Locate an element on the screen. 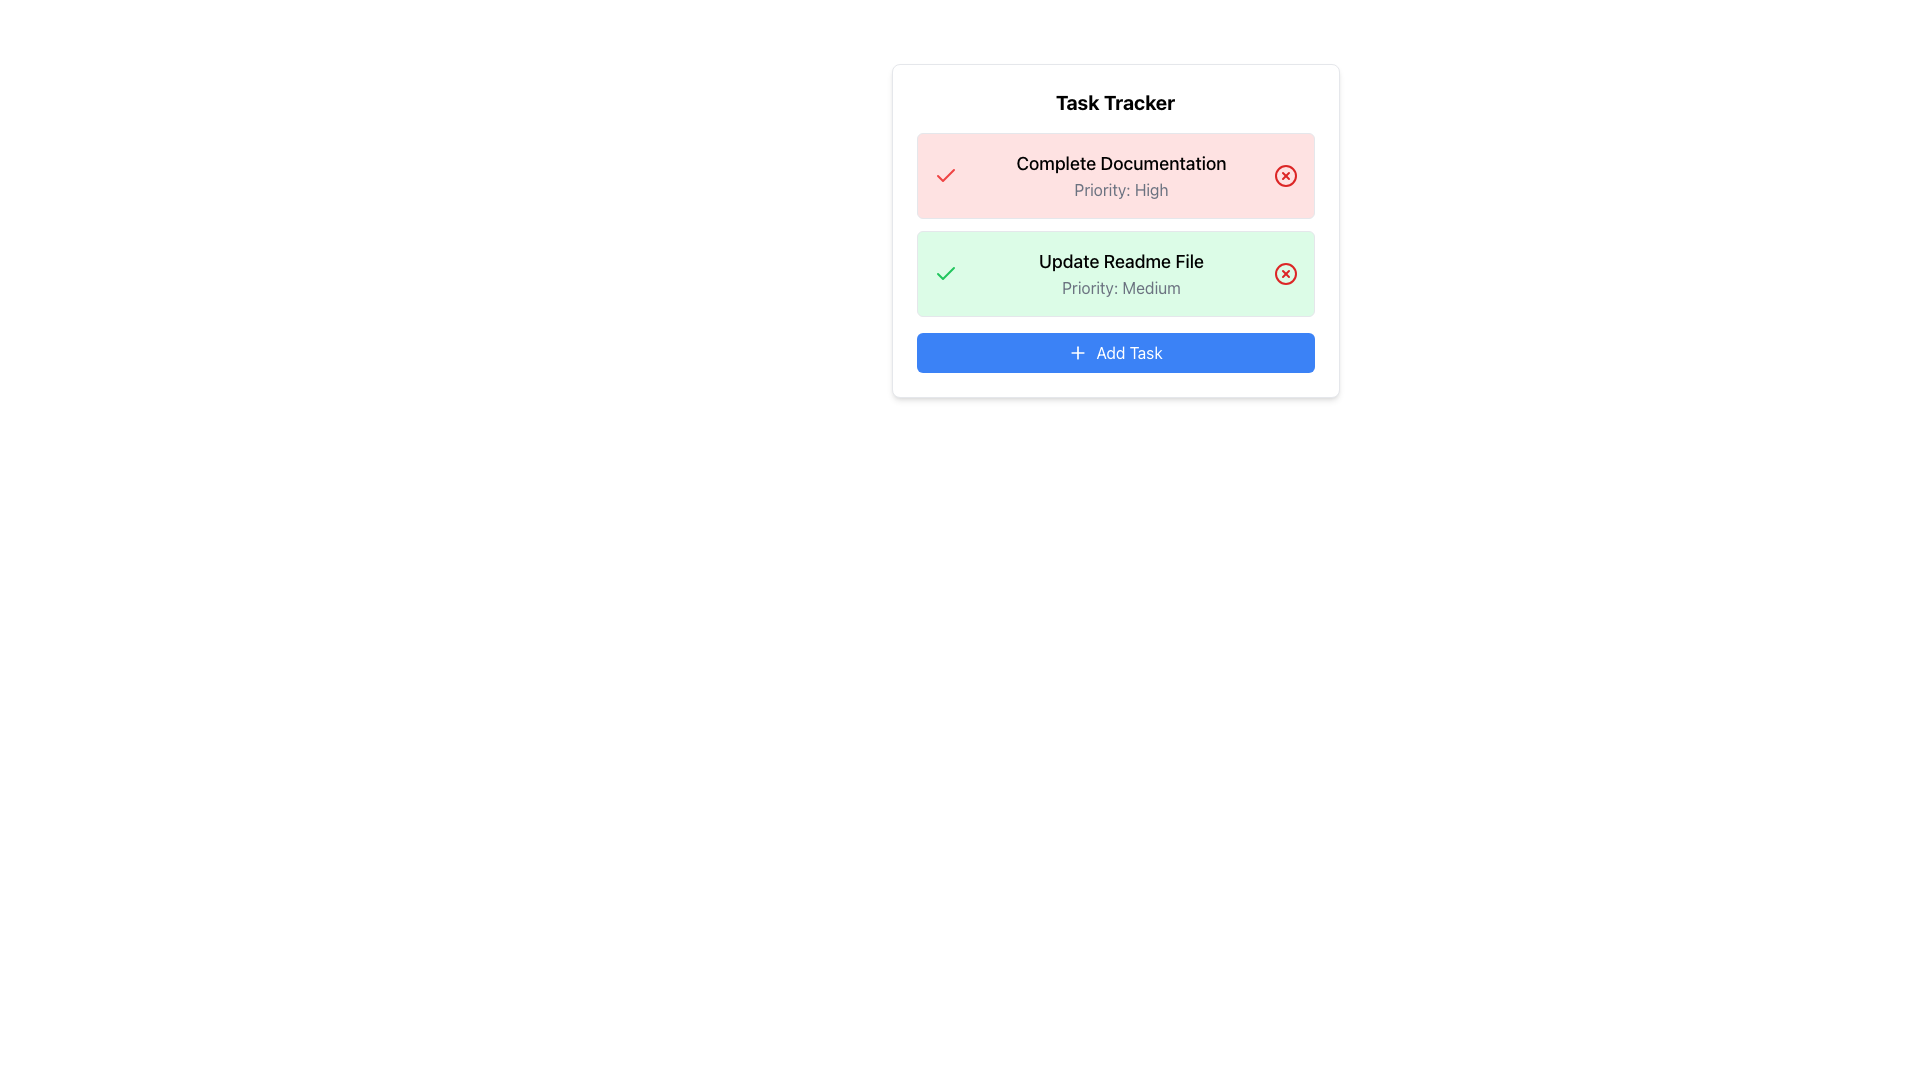 This screenshot has height=1080, width=1920. the delete button located in the top-right corner of the 'Complete Documentation Priority: High' task card is located at coordinates (1285, 175).